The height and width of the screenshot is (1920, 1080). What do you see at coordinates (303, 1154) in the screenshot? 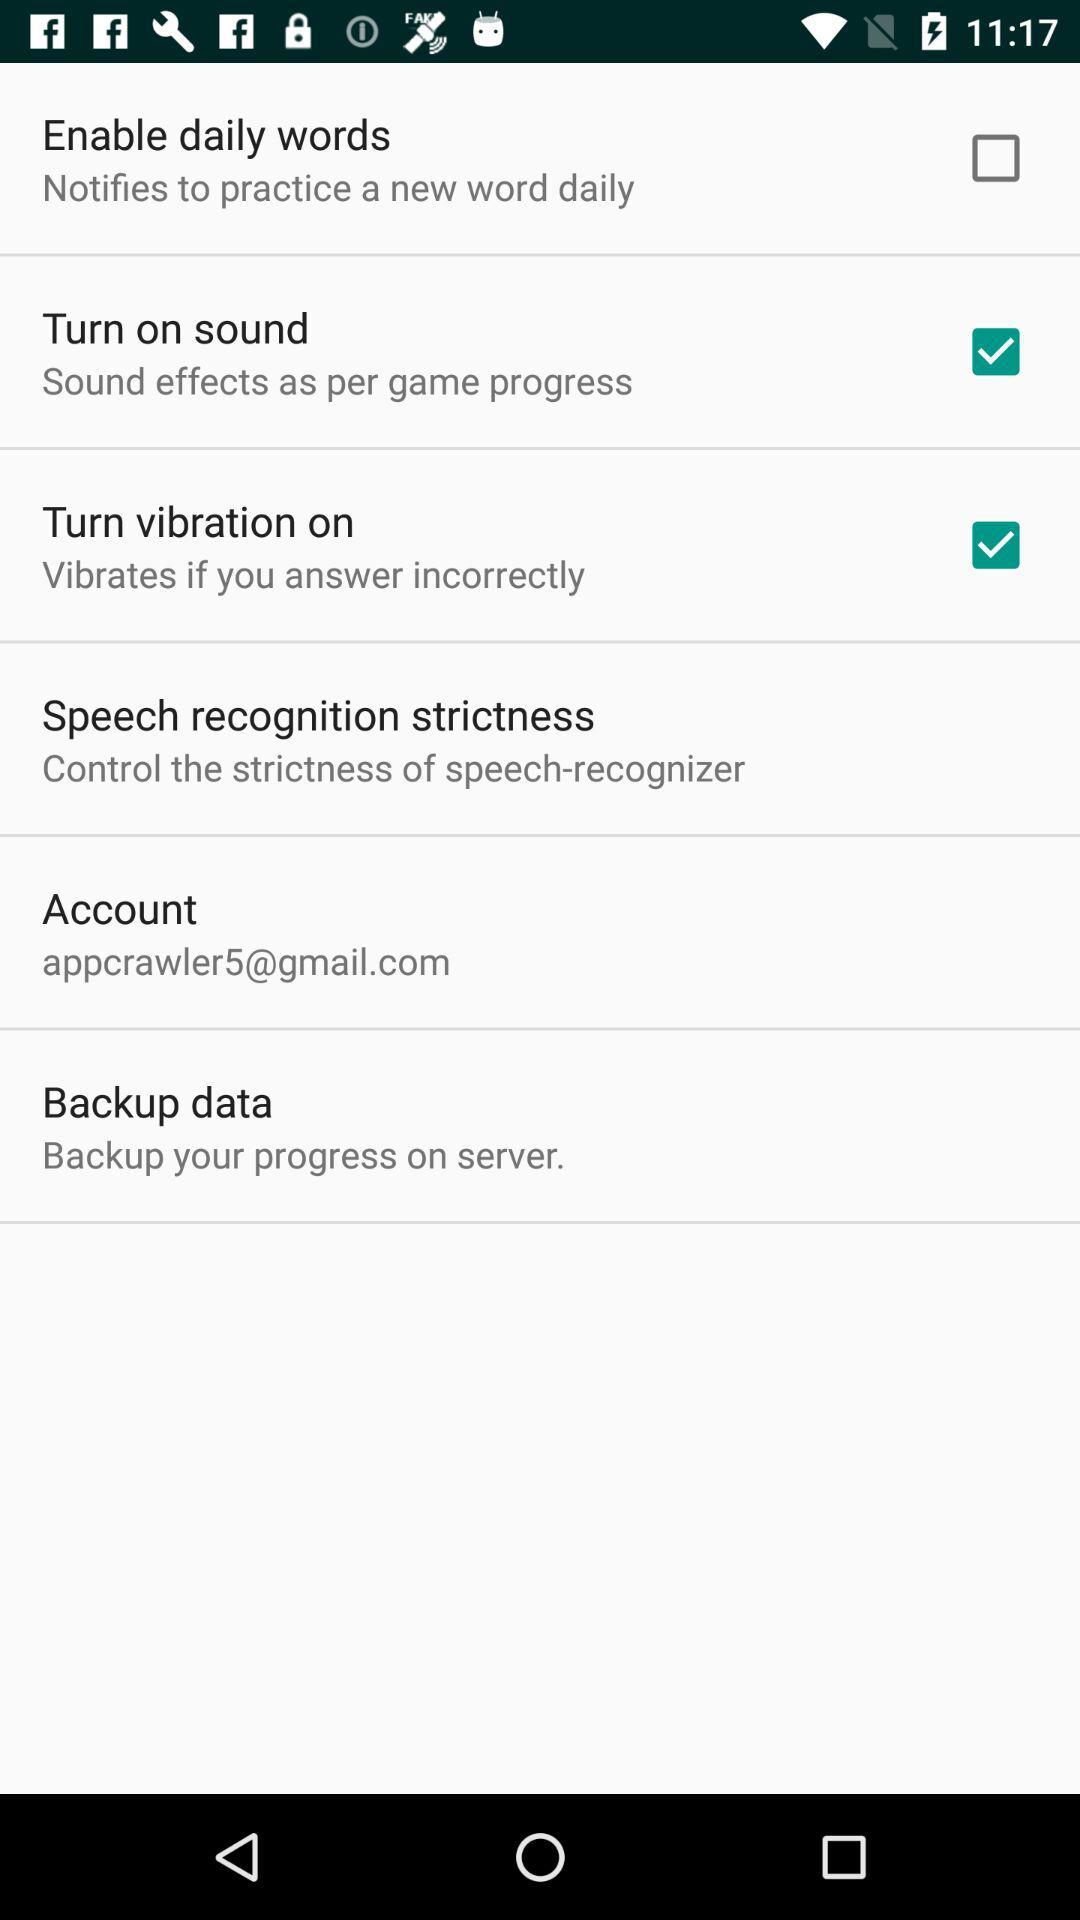
I see `app below backup data item` at bounding box center [303, 1154].